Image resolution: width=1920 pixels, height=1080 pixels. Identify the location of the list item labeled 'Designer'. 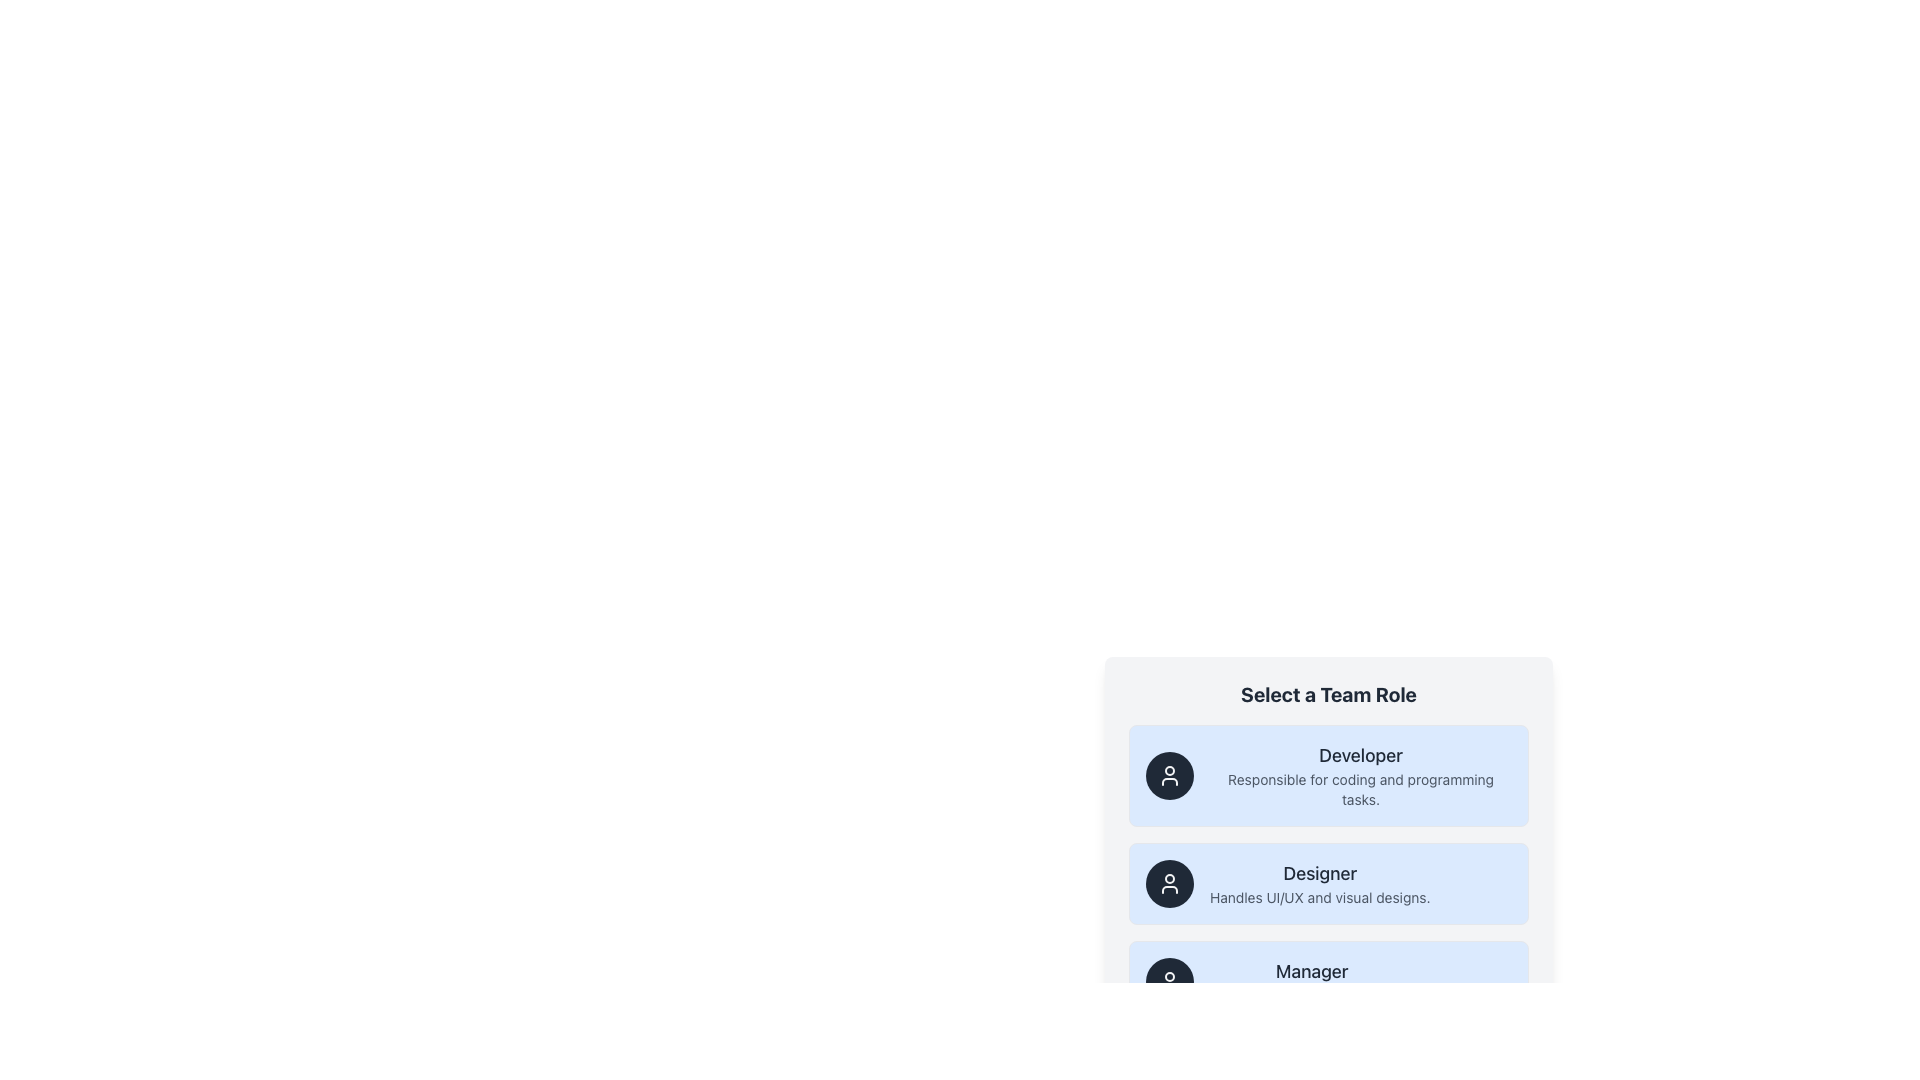
(1329, 852).